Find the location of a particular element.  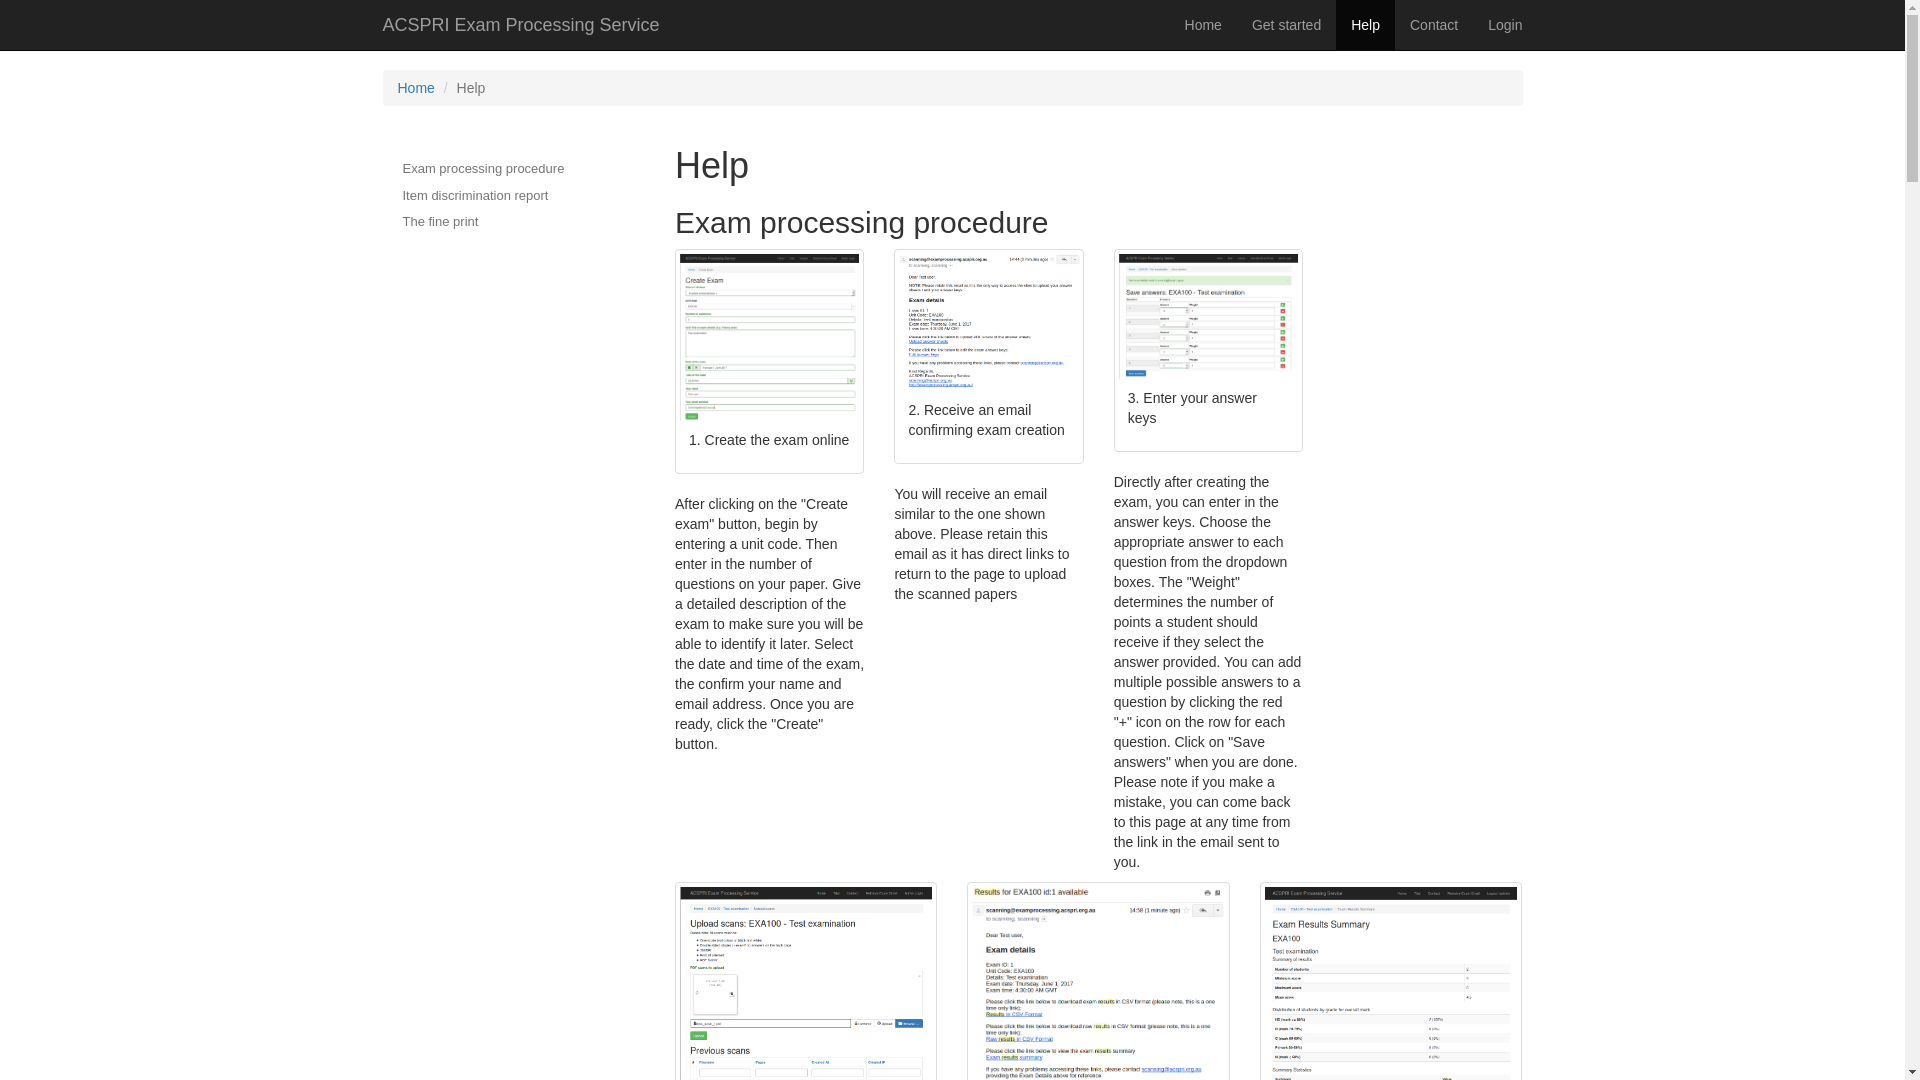

'Item discrimination report' is located at coordinates (382, 196).